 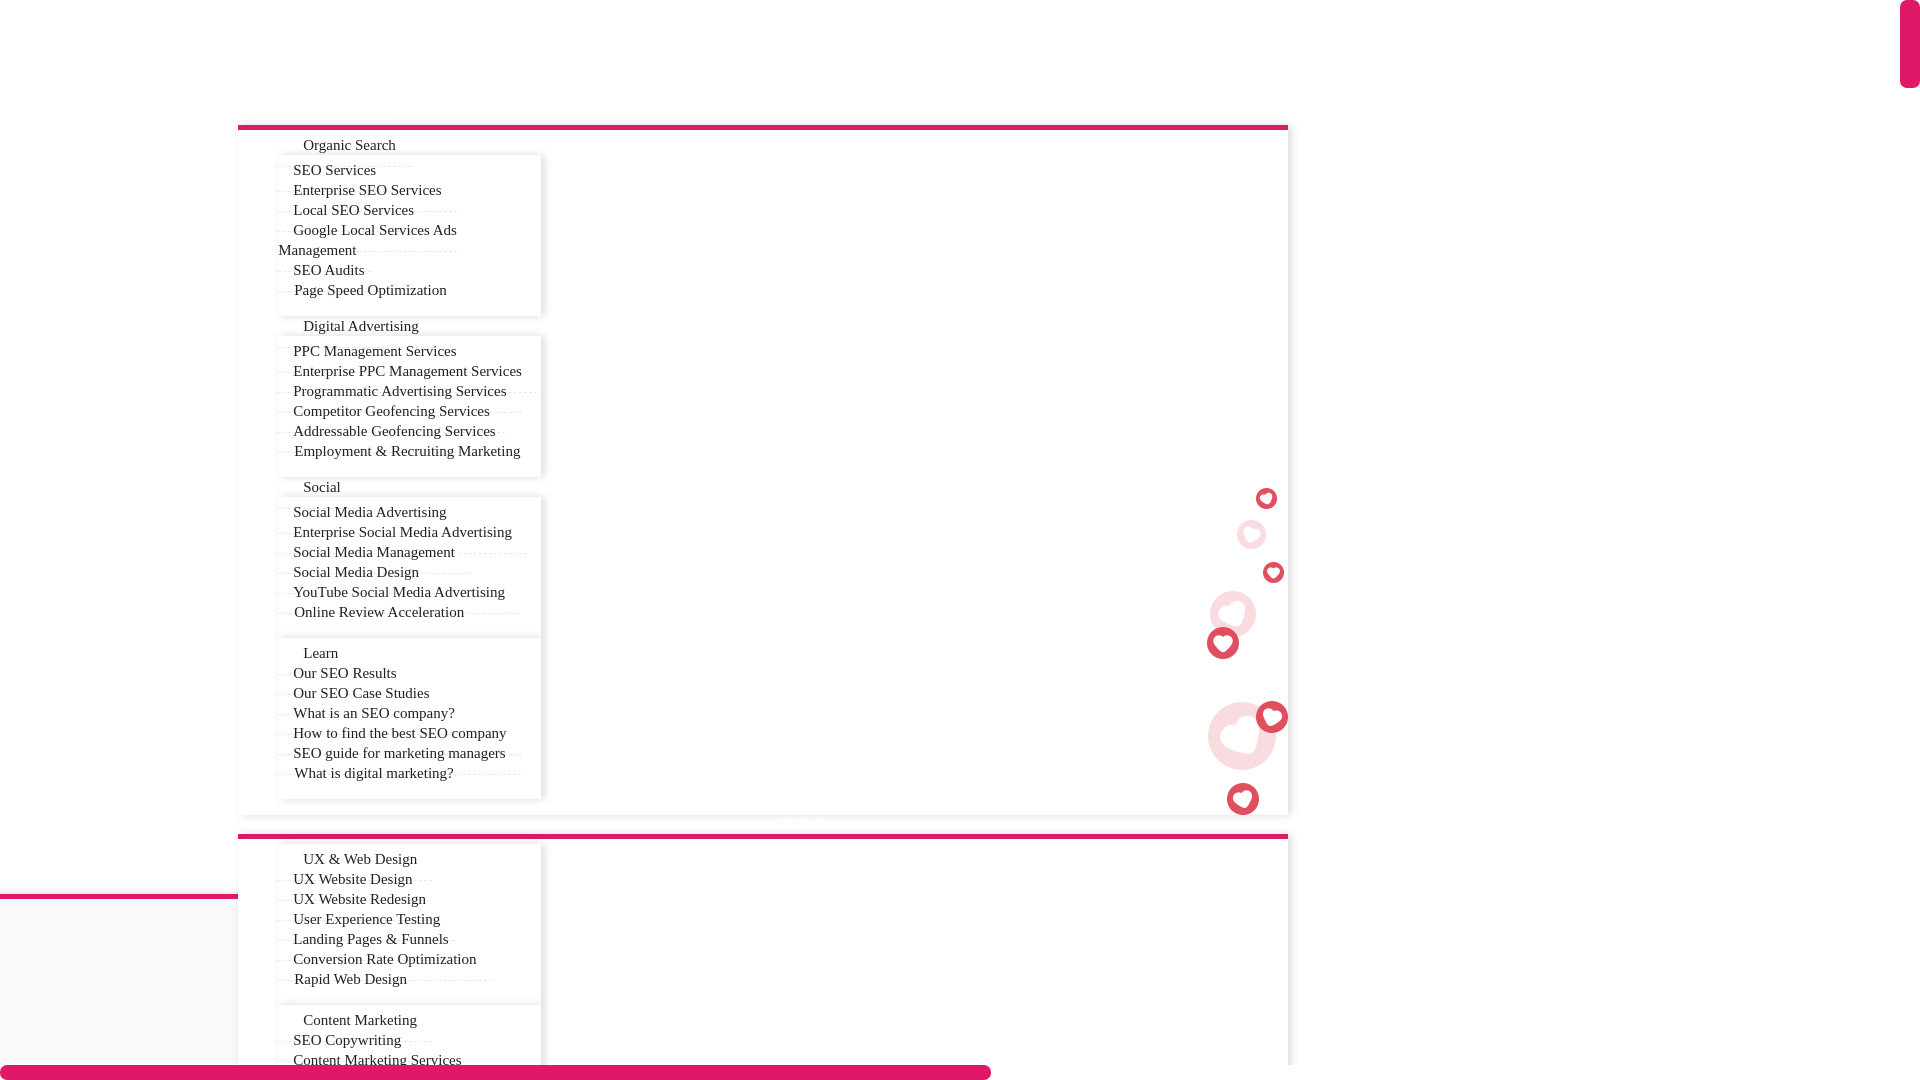 I want to click on 'SEO Audits', so click(x=328, y=270).